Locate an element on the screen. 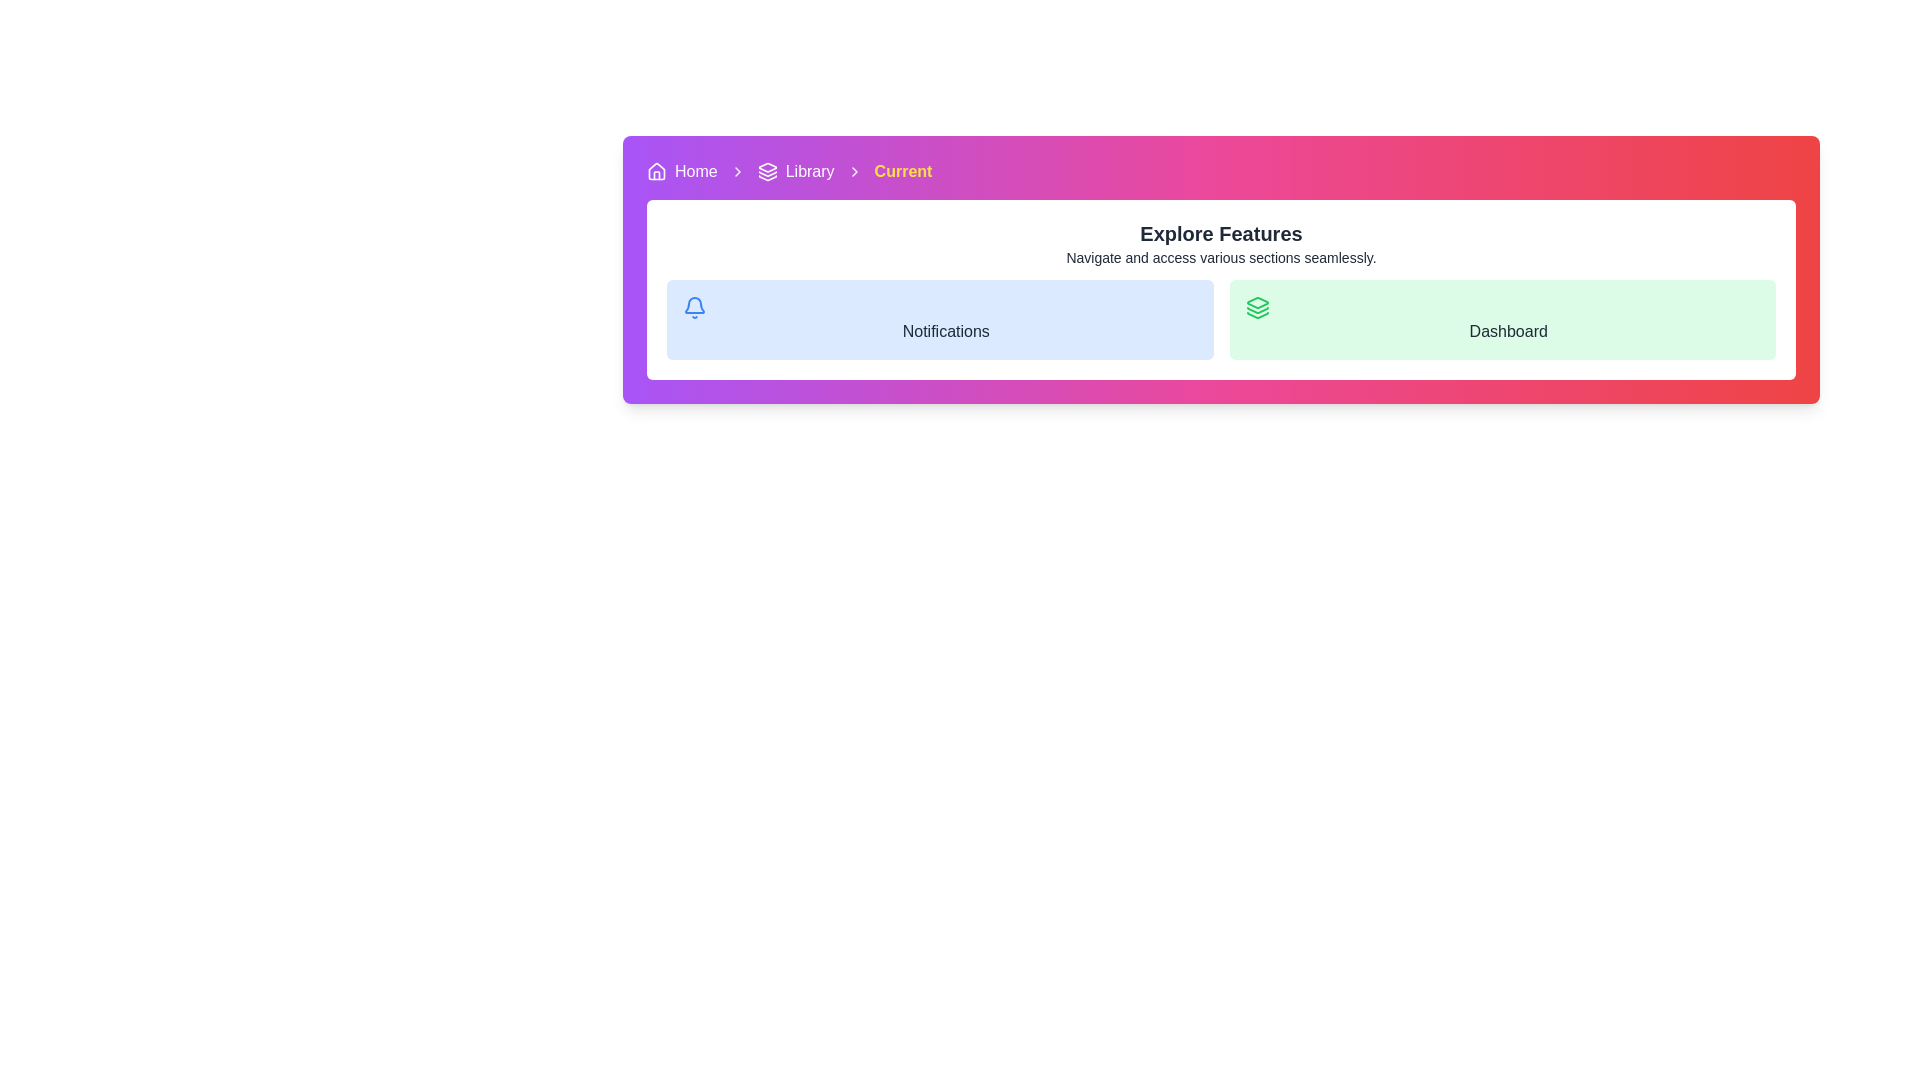  the current location marked as 'Current' in the Breadcrumb navigation bar, which is highlighted in yellow and part of a gradient background is located at coordinates (1220, 171).